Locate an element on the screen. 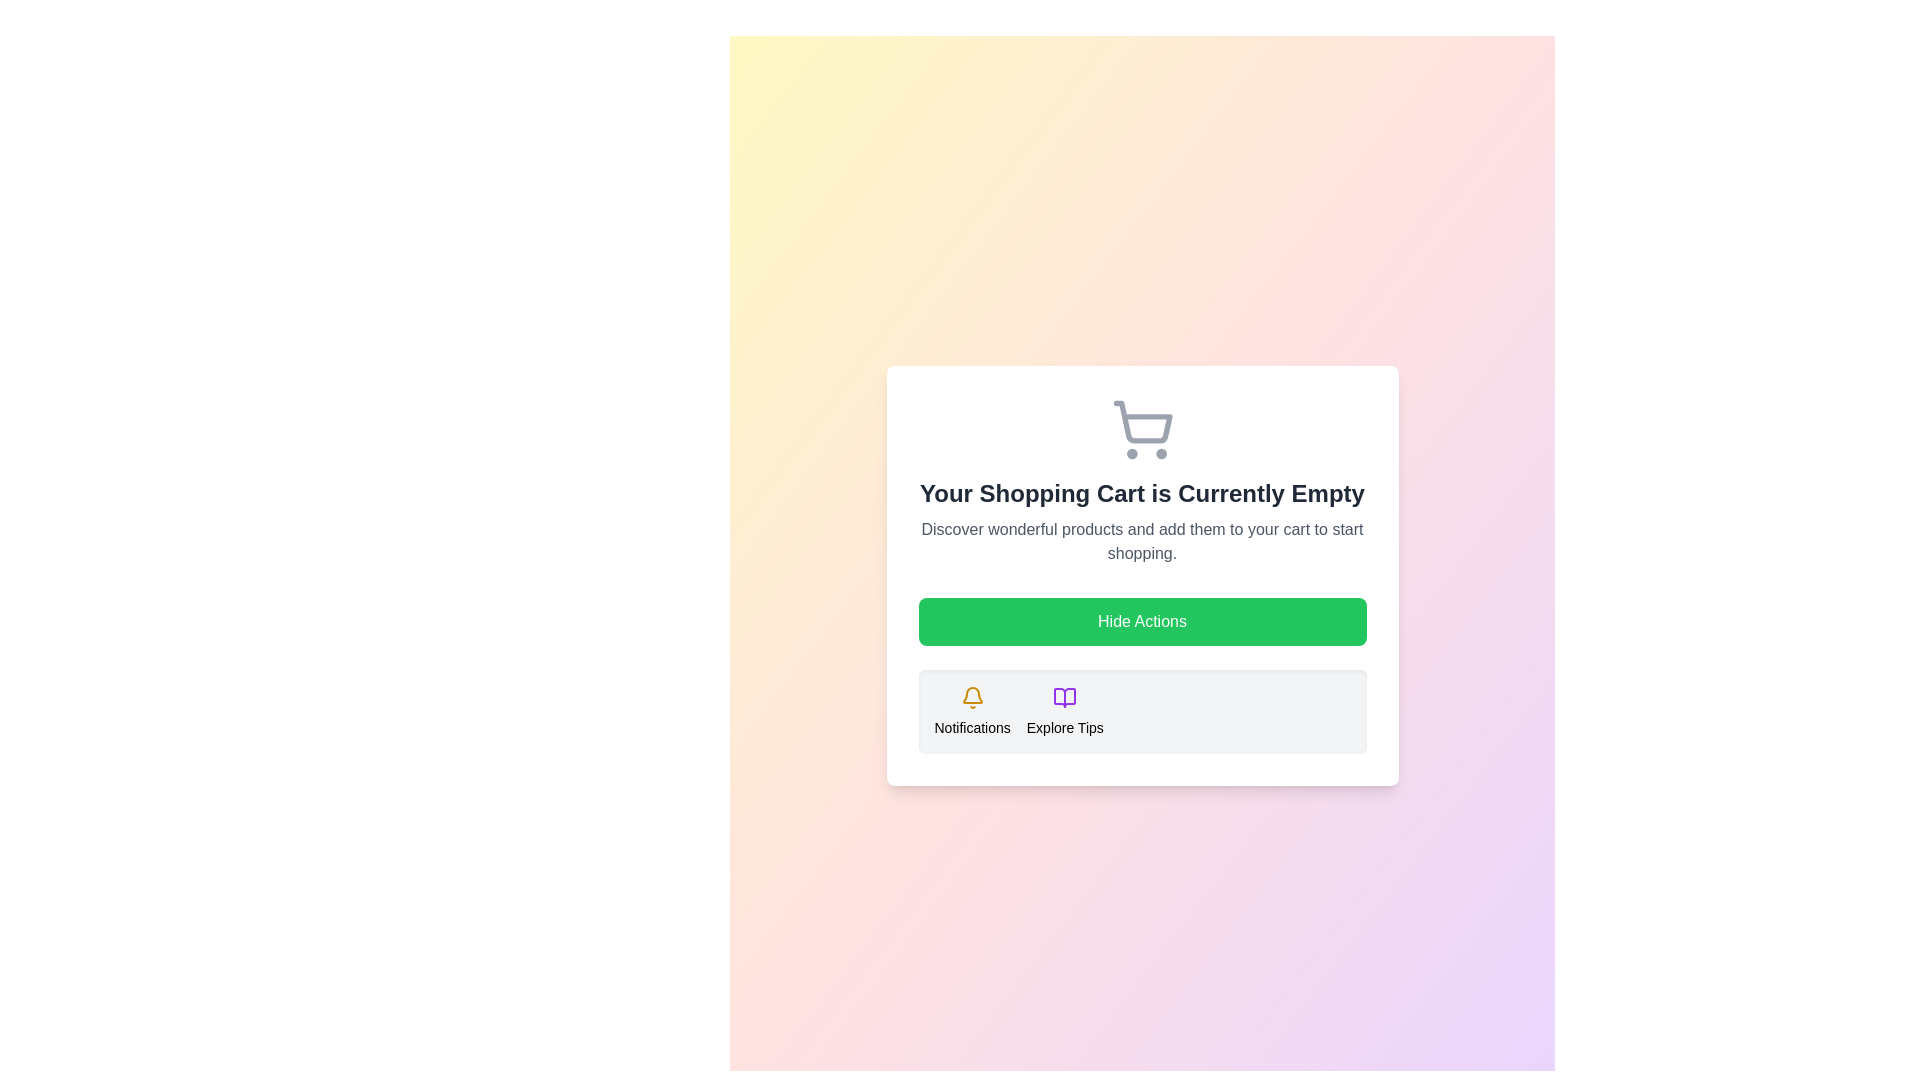  the text label displaying 'Notifications' with a small text size, located below the notification bell icon in the bottom-left side of the primary card is located at coordinates (972, 728).